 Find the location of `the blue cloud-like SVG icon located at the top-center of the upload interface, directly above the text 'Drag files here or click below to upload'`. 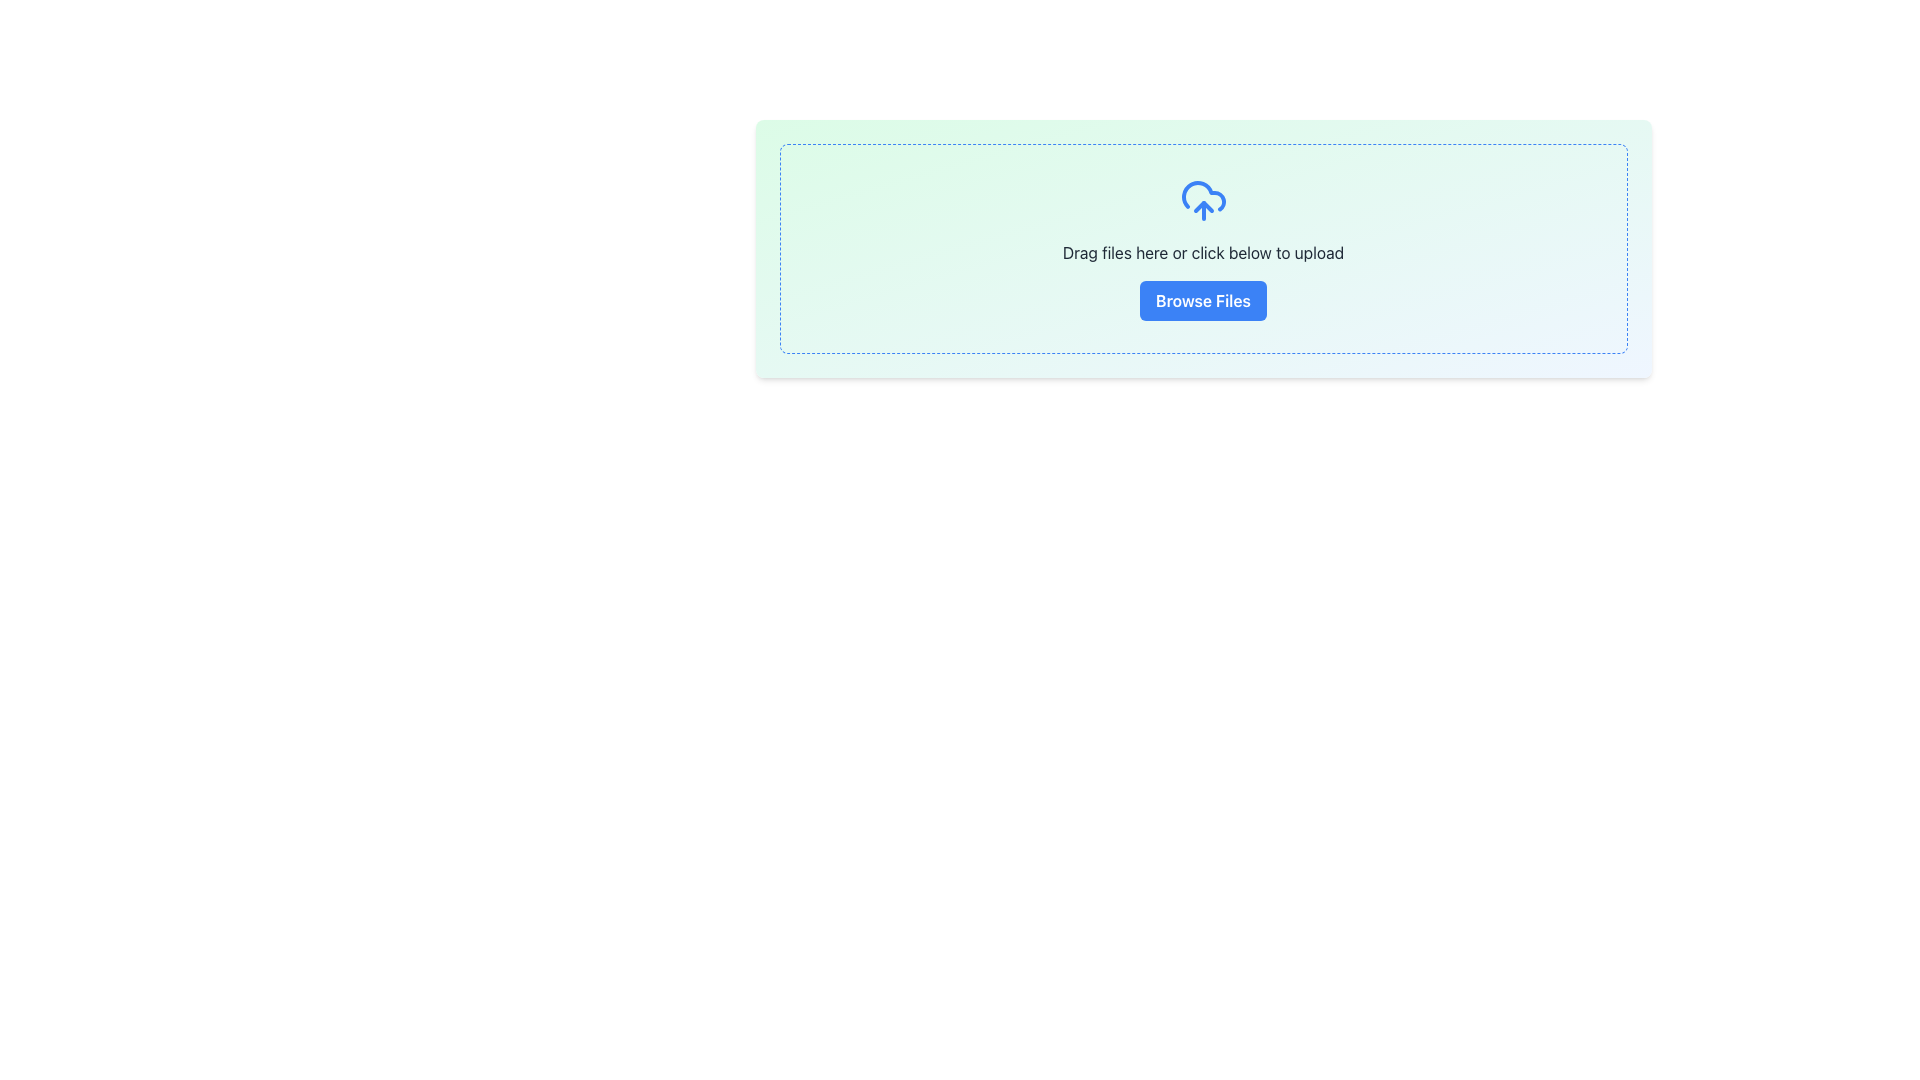

the blue cloud-like SVG icon located at the top-center of the upload interface, directly above the text 'Drag files here or click below to upload' is located at coordinates (1202, 196).